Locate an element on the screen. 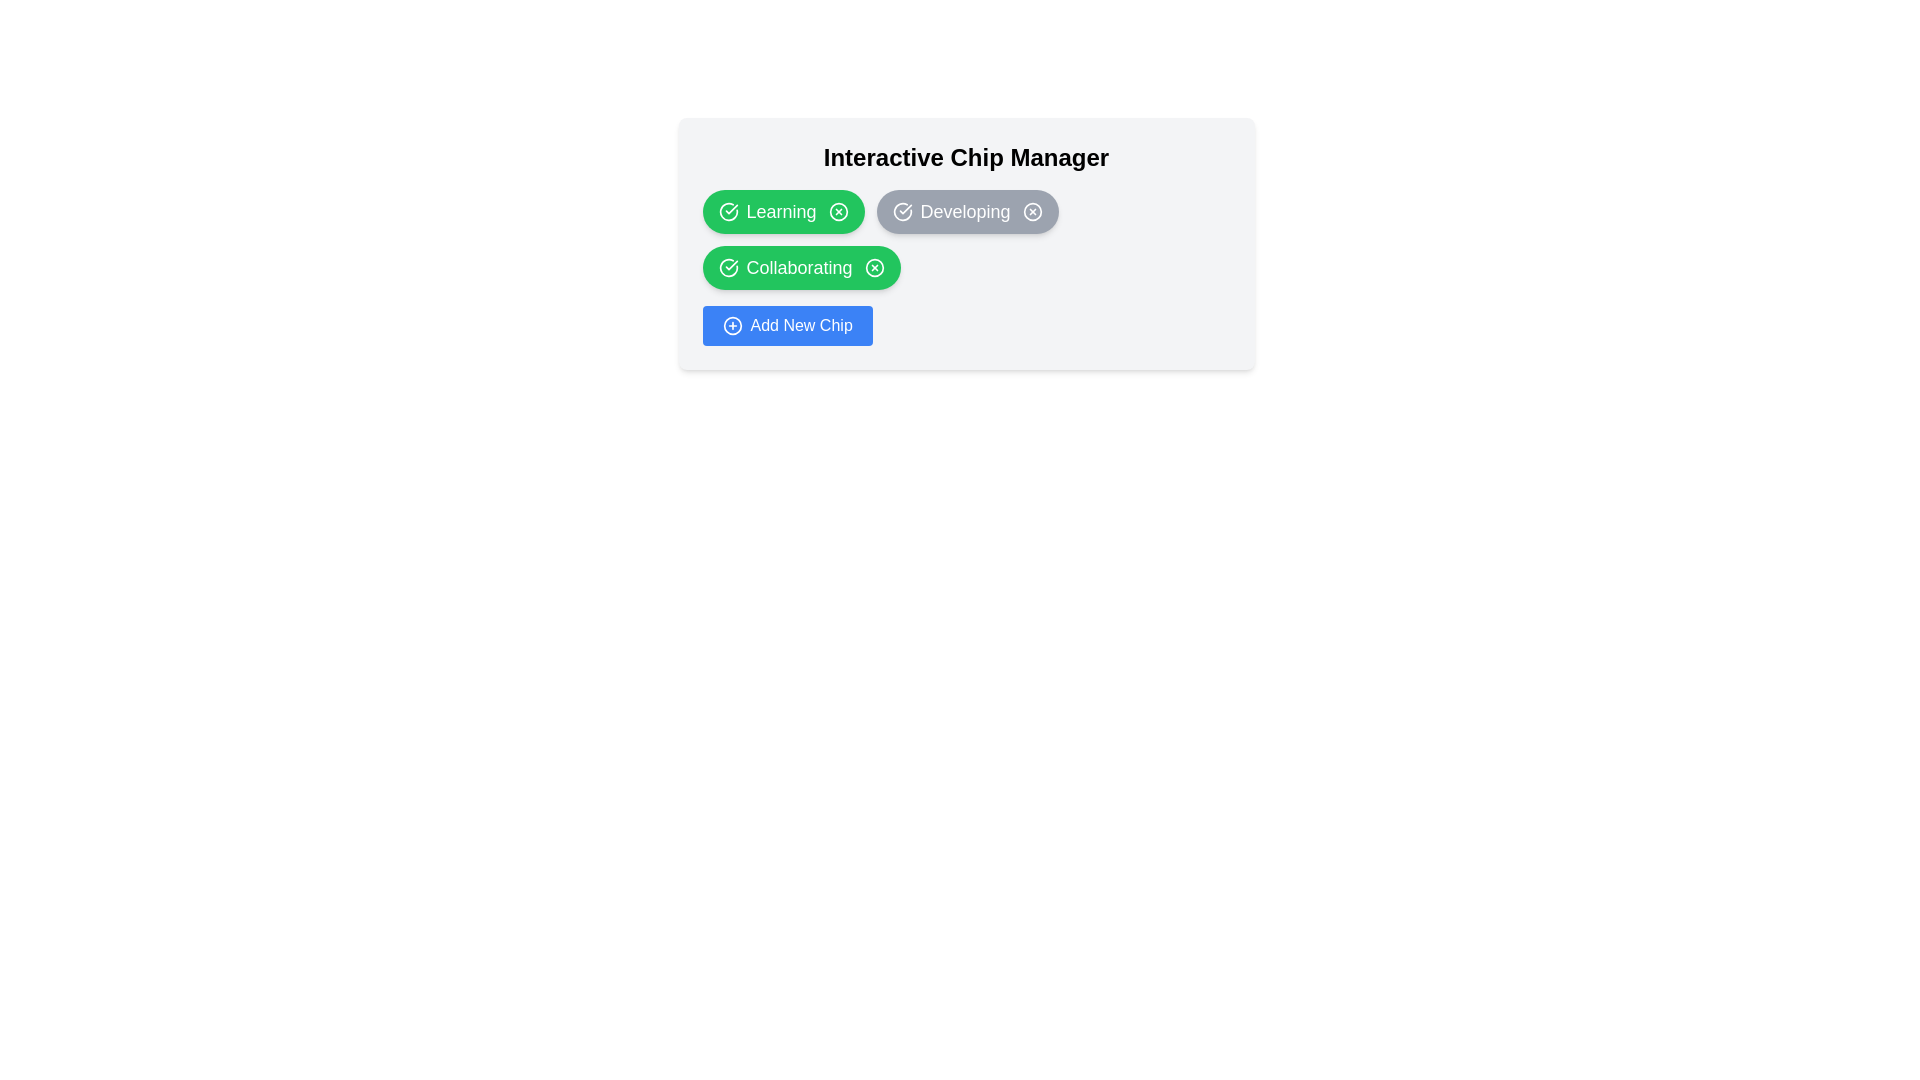 This screenshot has width=1920, height=1080. the interactive icons within the 'Learning' Tag button, which has a green background and contains a checkmark icon on the left and a close icon on the right is located at coordinates (782, 212).